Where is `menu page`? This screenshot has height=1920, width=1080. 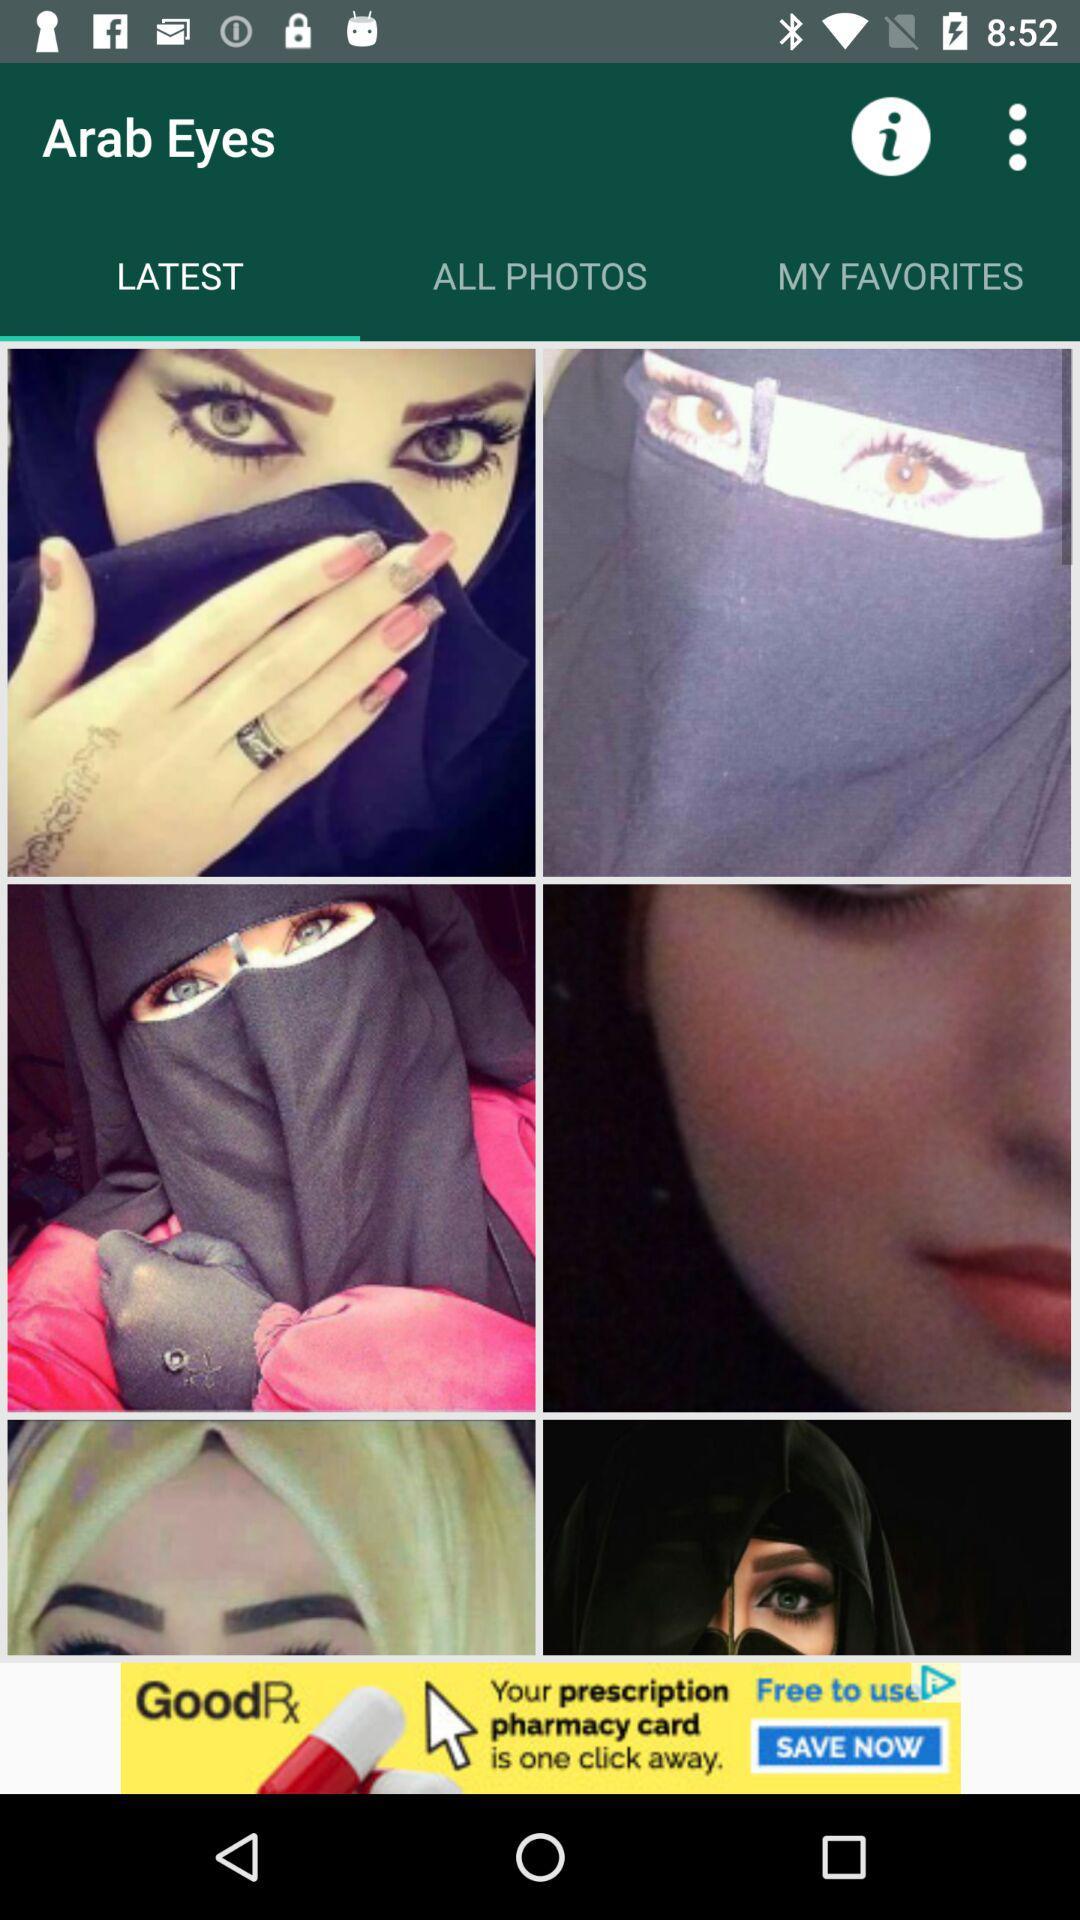
menu page is located at coordinates (1017, 135).